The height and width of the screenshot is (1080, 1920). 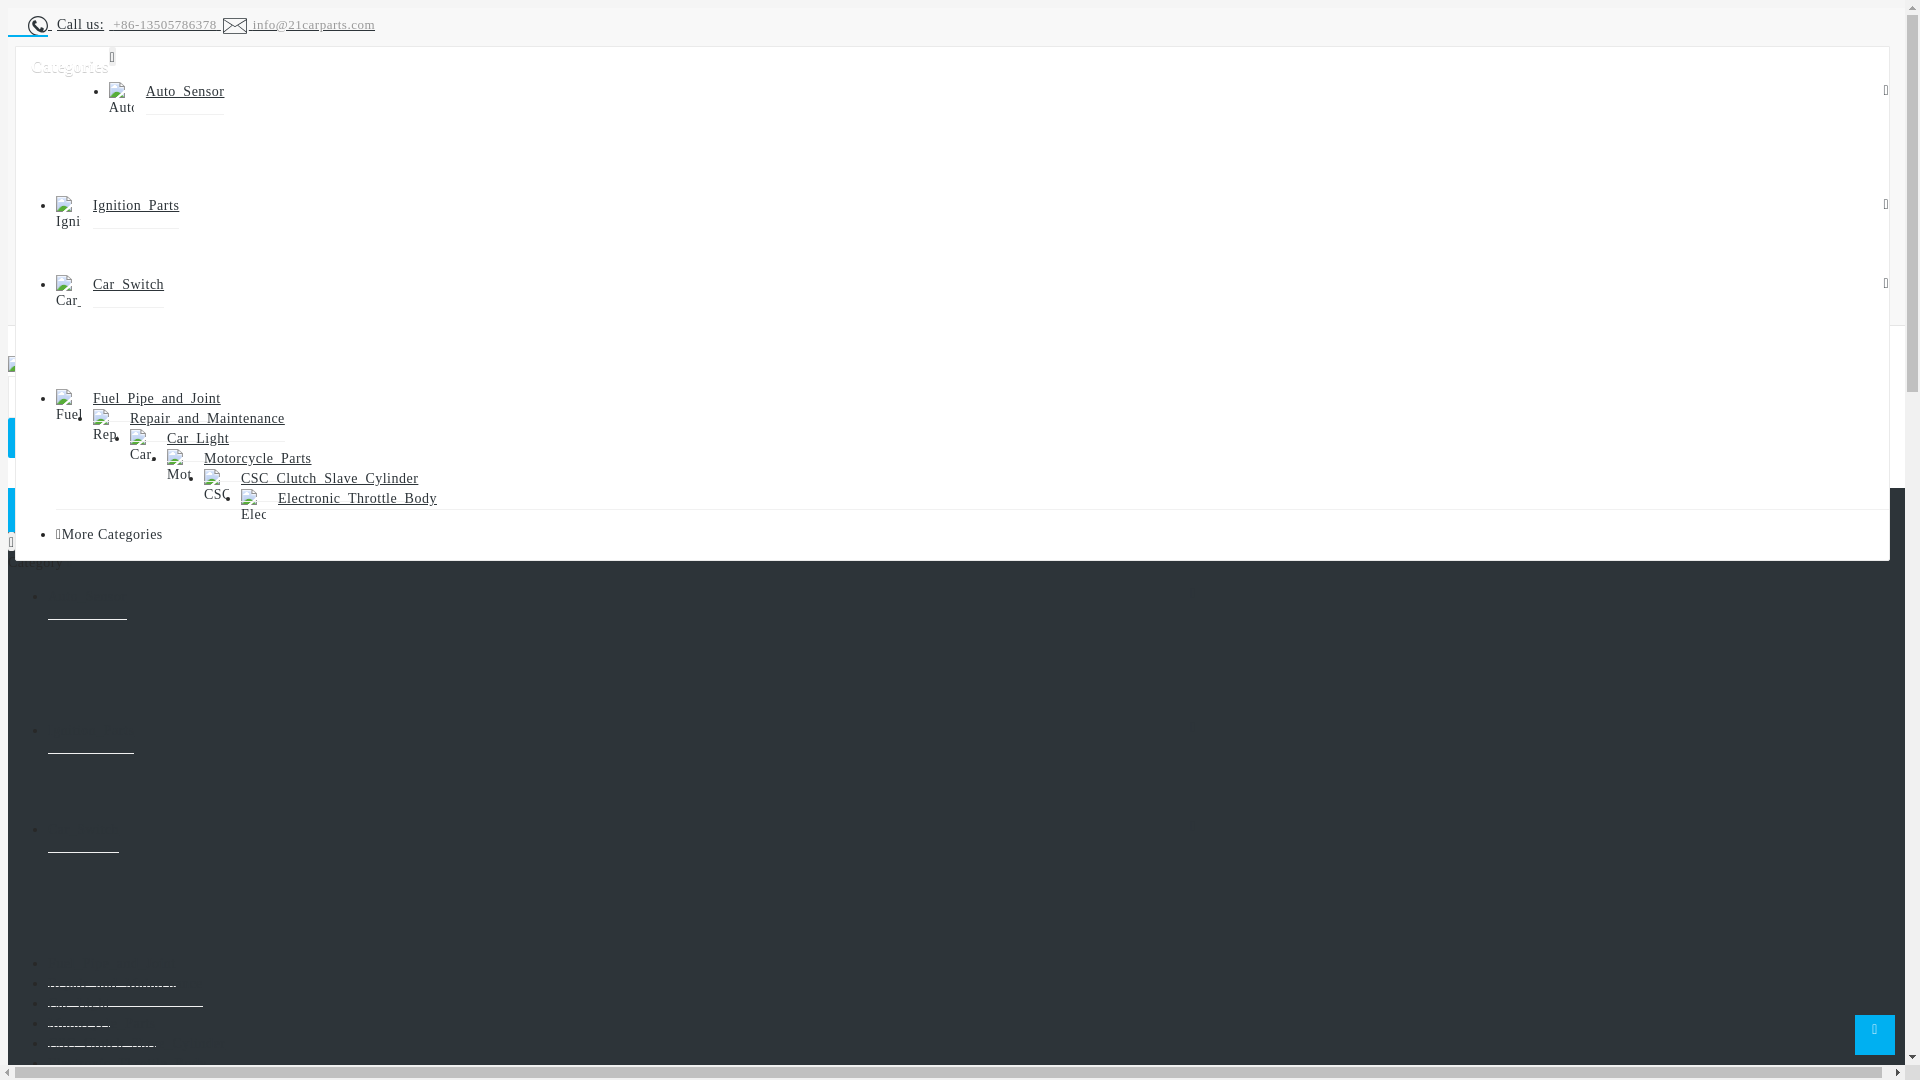 What do you see at coordinates (134, 205) in the screenshot?
I see `'Ignition_Parts'` at bounding box center [134, 205].